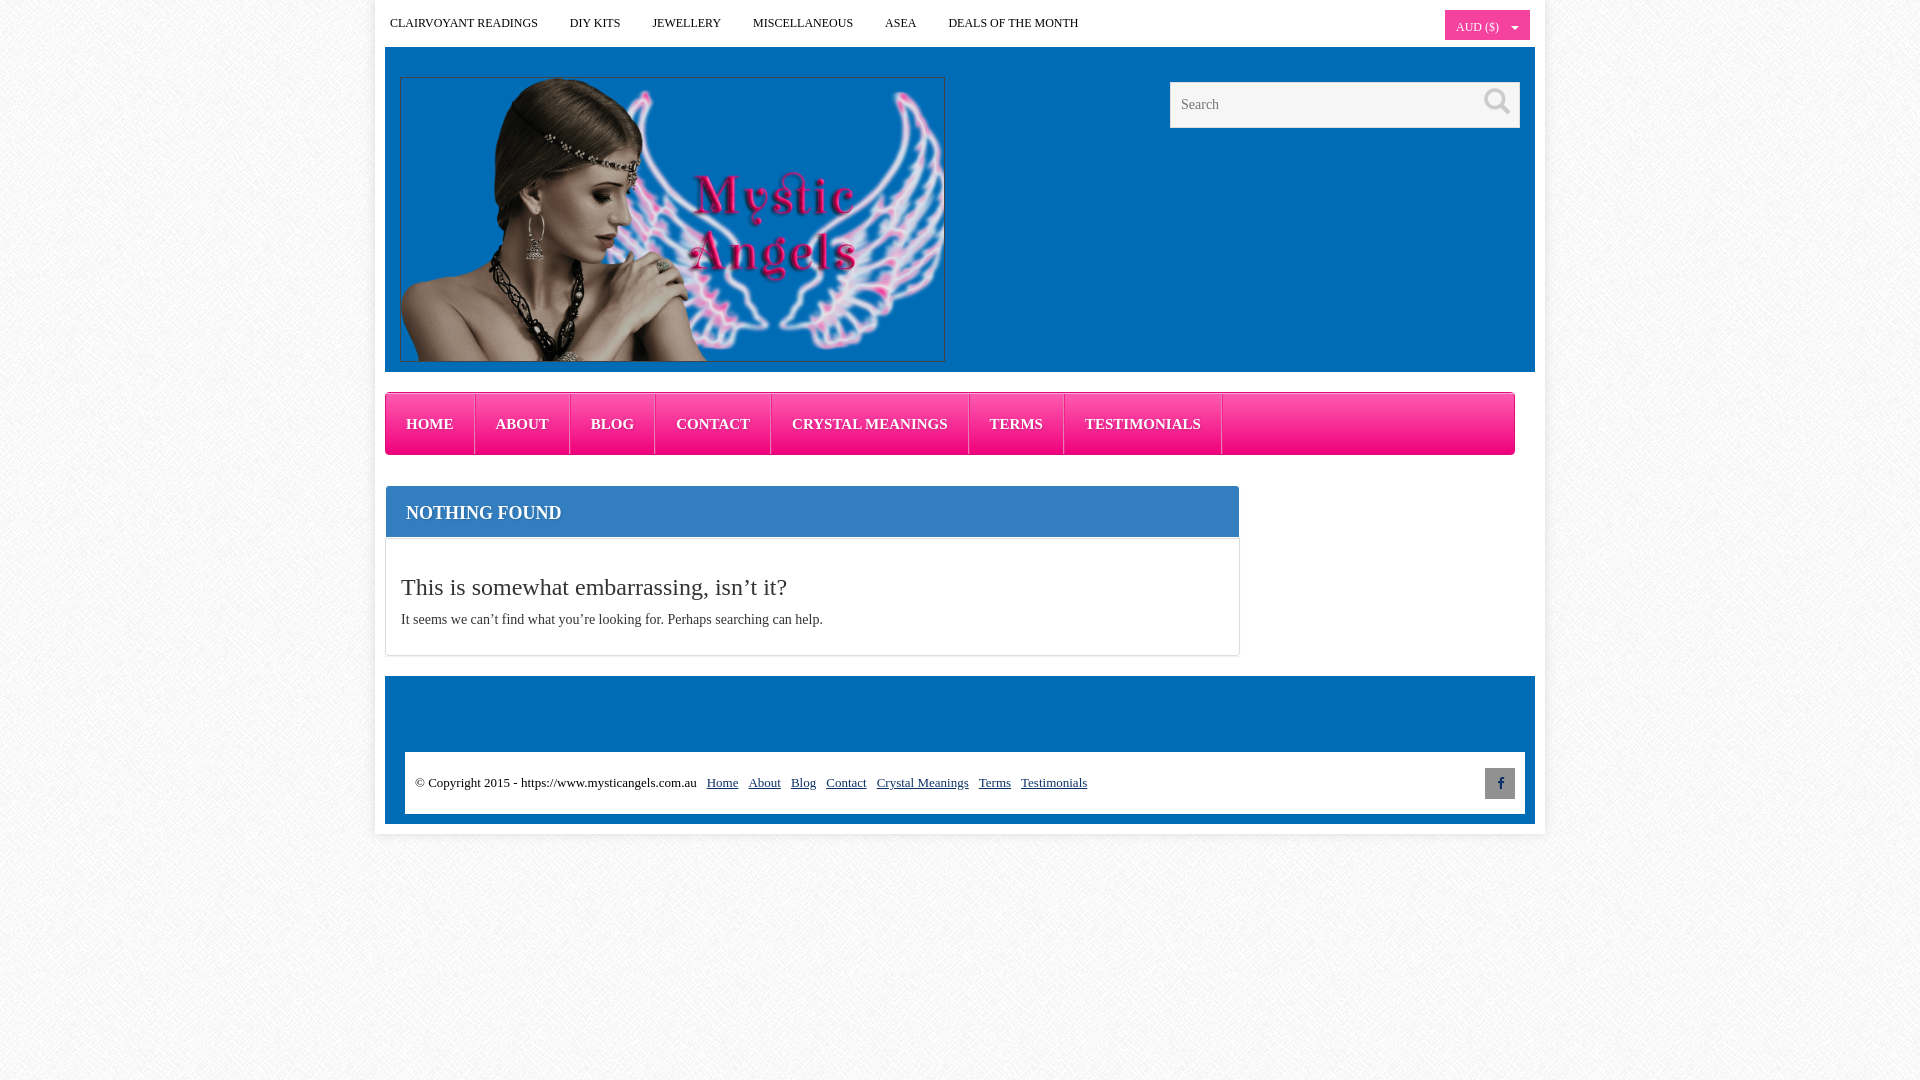 Image resolution: width=1920 pixels, height=1080 pixels. What do you see at coordinates (1012, 23) in the screenshot?
I see `'DEALS OF THE MONTH'` at bounding box center [1012, 23].